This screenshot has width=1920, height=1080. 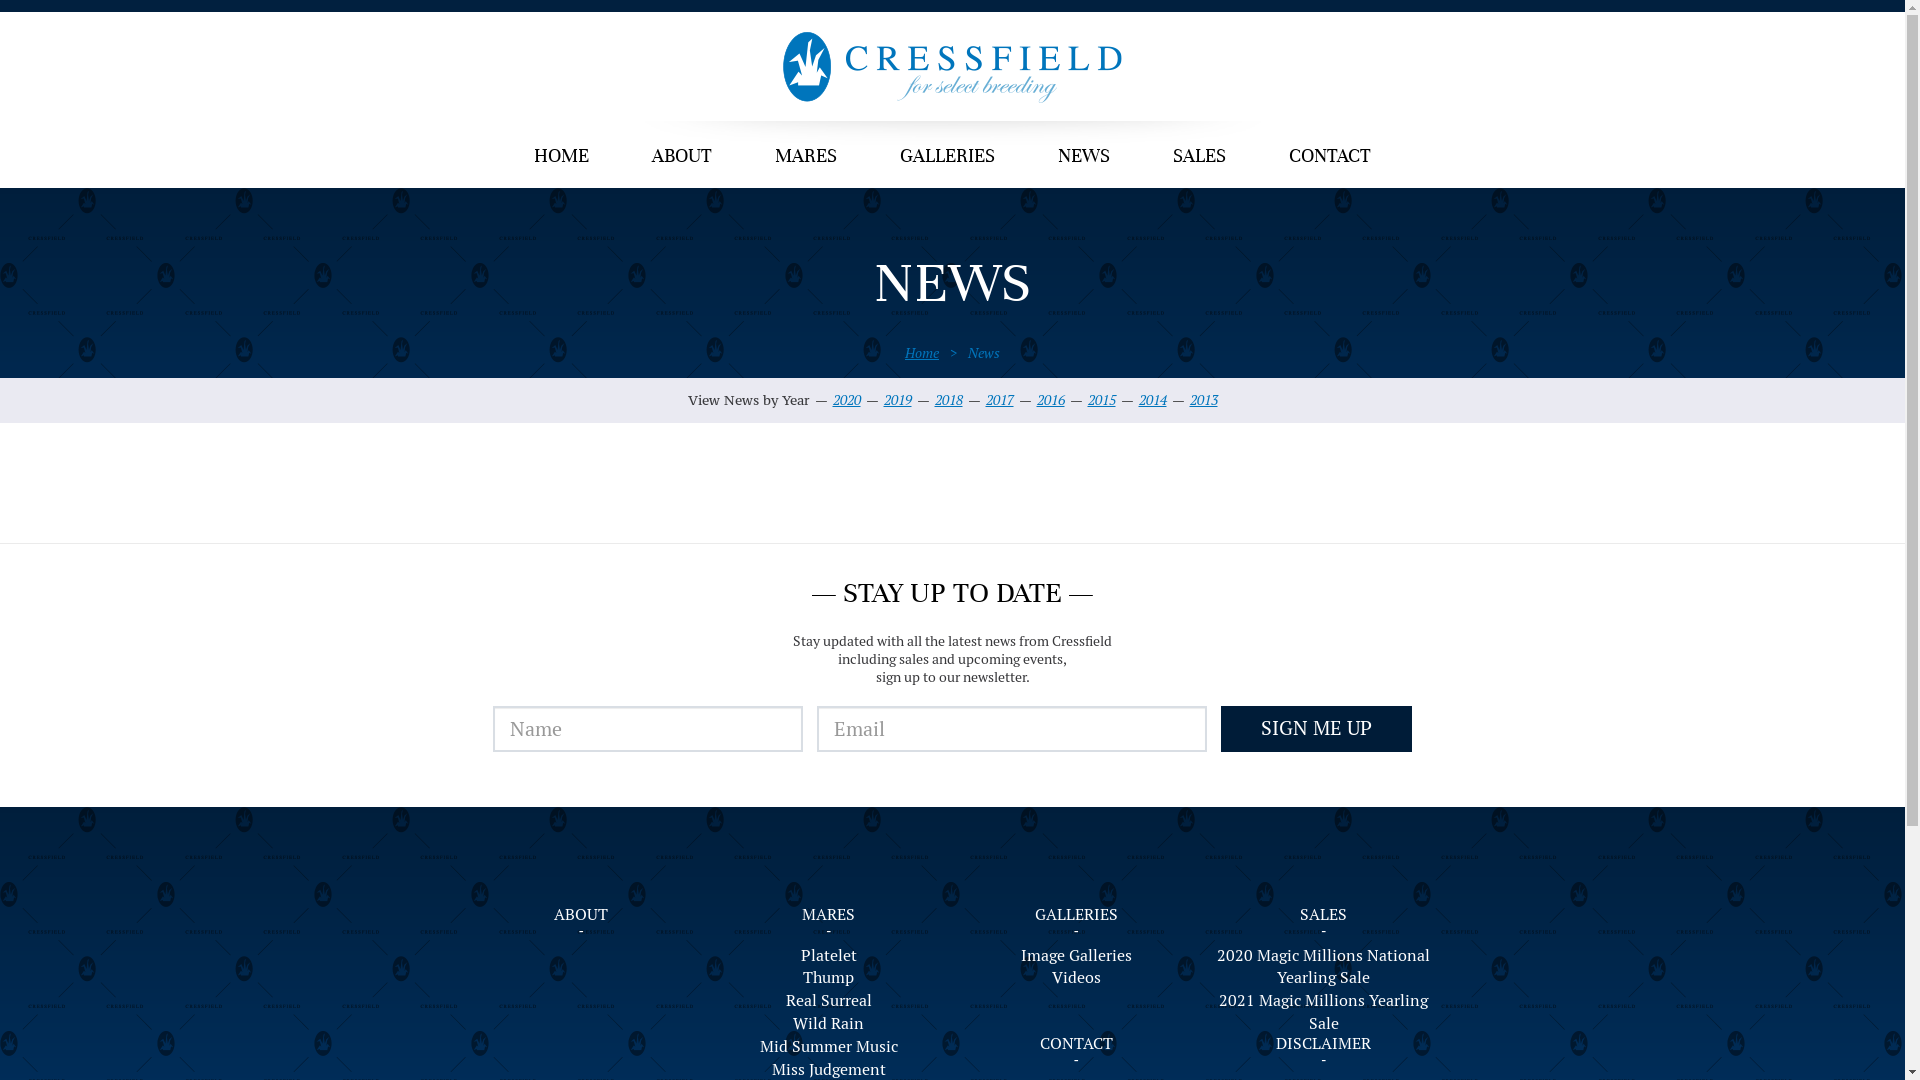 What do you see at coordinates (1101, 400) in the screenshot?
I see `'2015'` at bounding box center [1101, 400].